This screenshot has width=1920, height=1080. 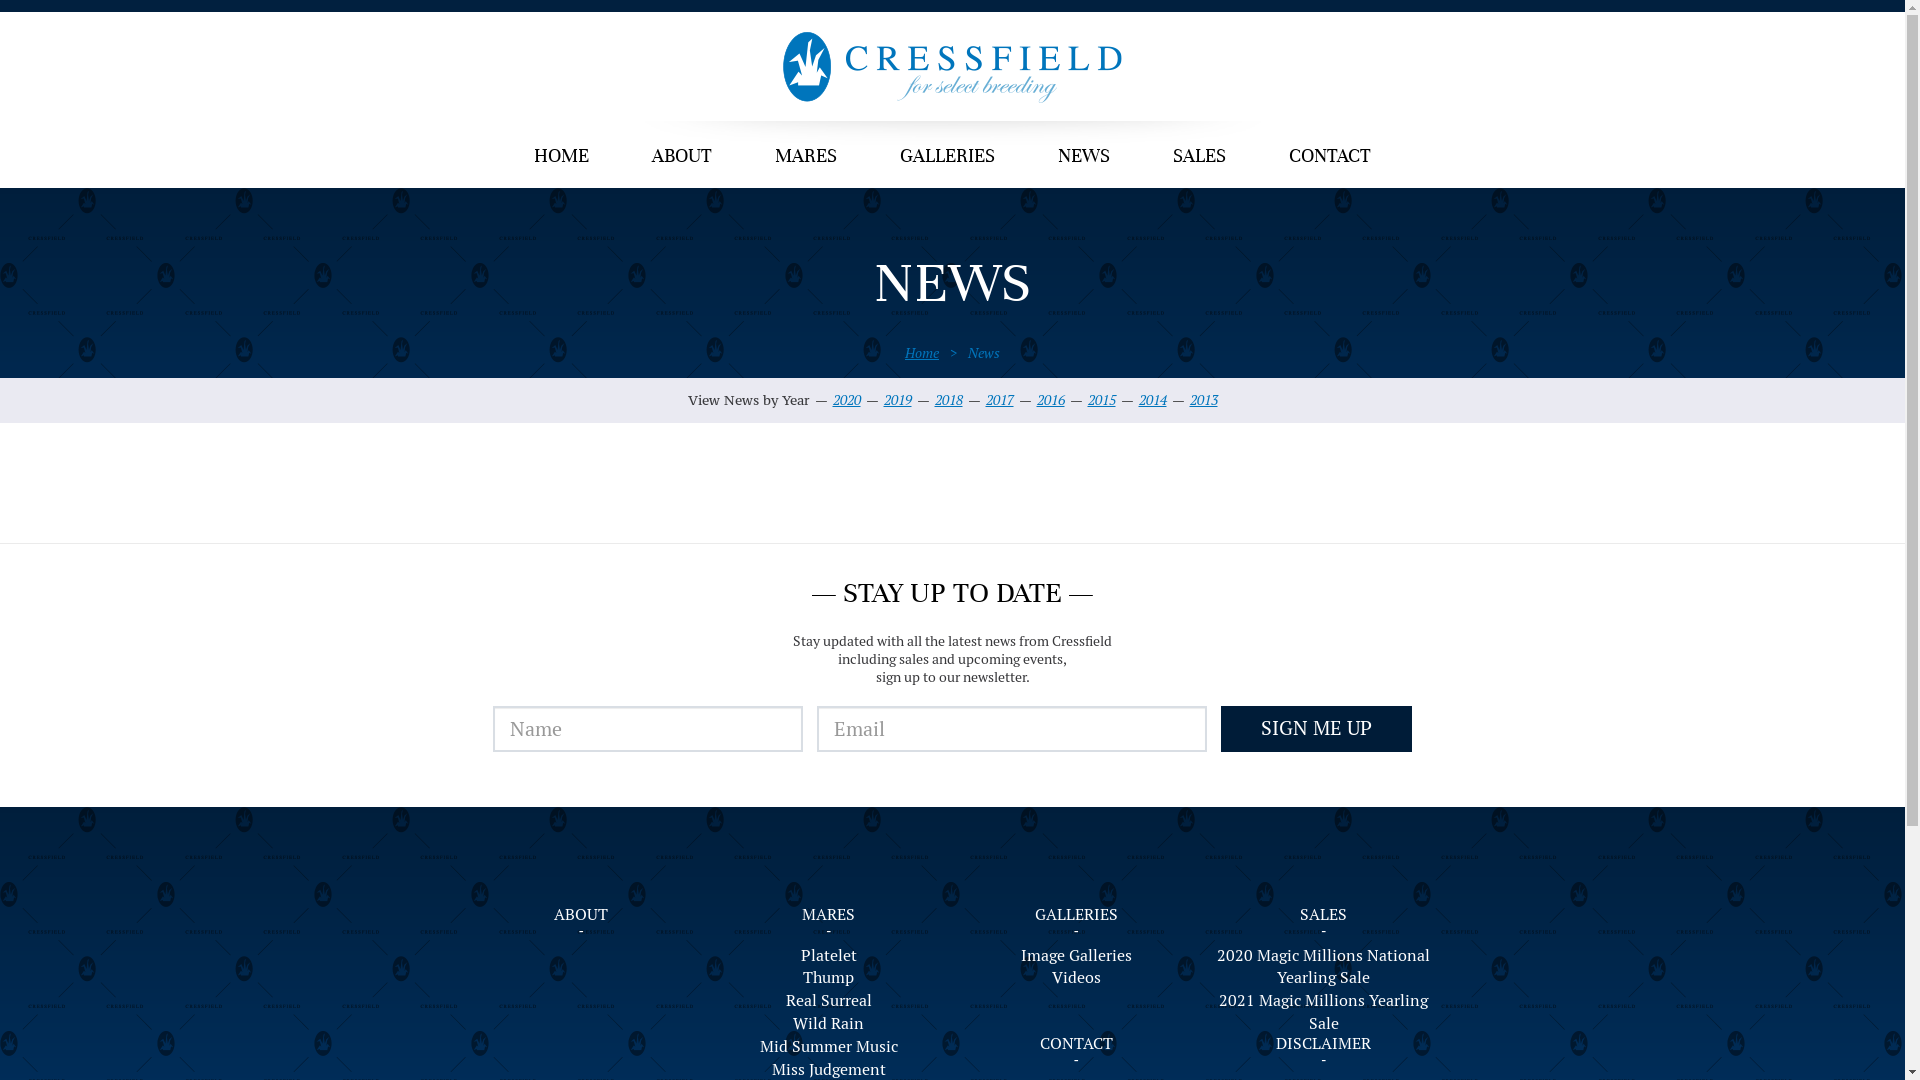 What do you see at coordinates (1101, 400) in the screenshot?
I see `'2015'` at bounding box center [1101, 400].